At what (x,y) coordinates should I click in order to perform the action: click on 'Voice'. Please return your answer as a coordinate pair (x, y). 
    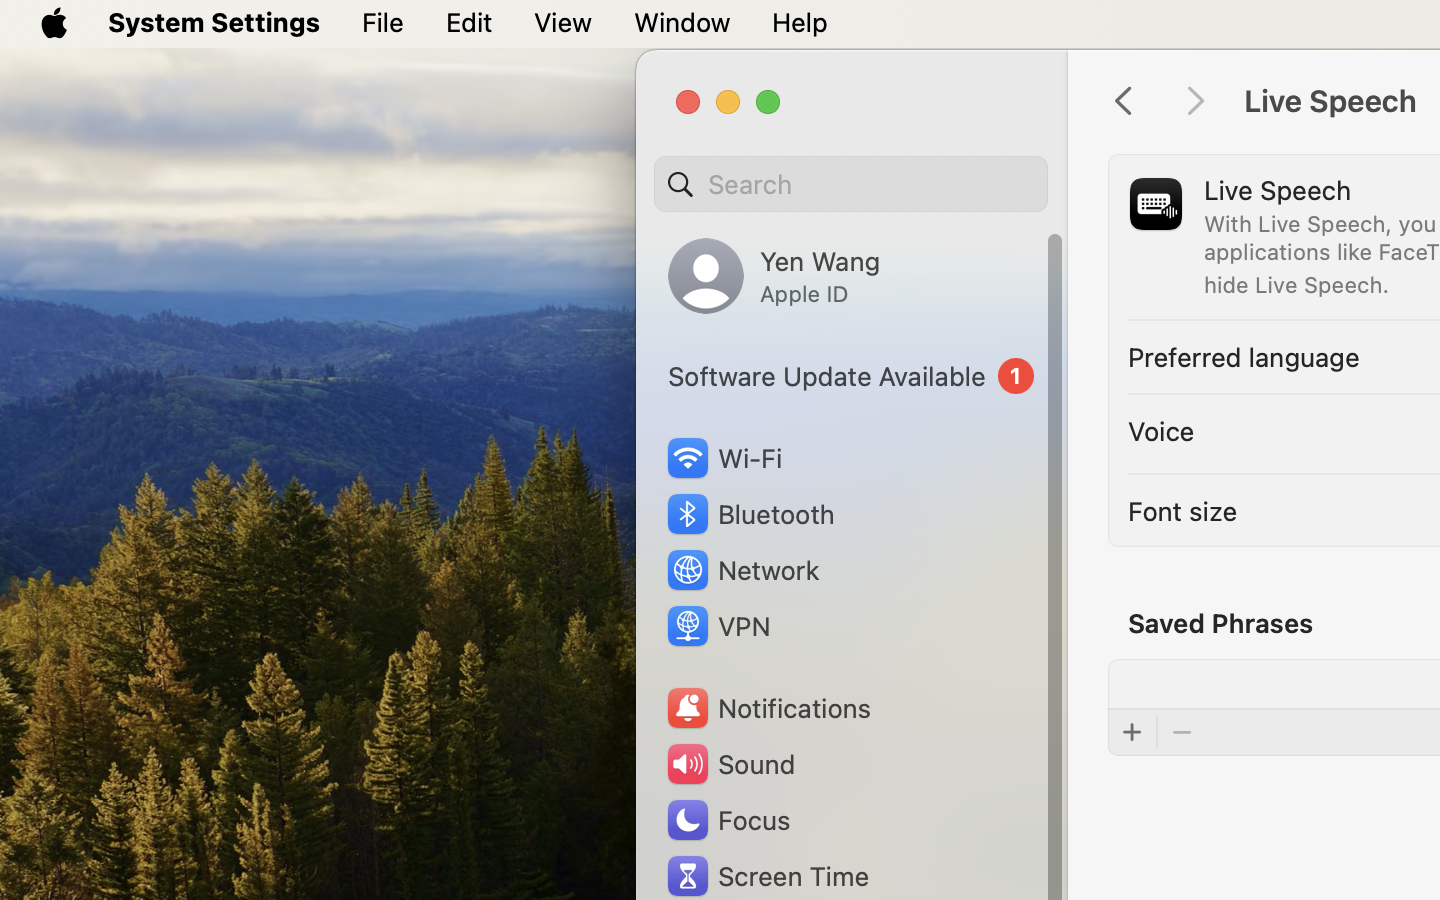
    Looking at the image, I should click on (1161, 430).